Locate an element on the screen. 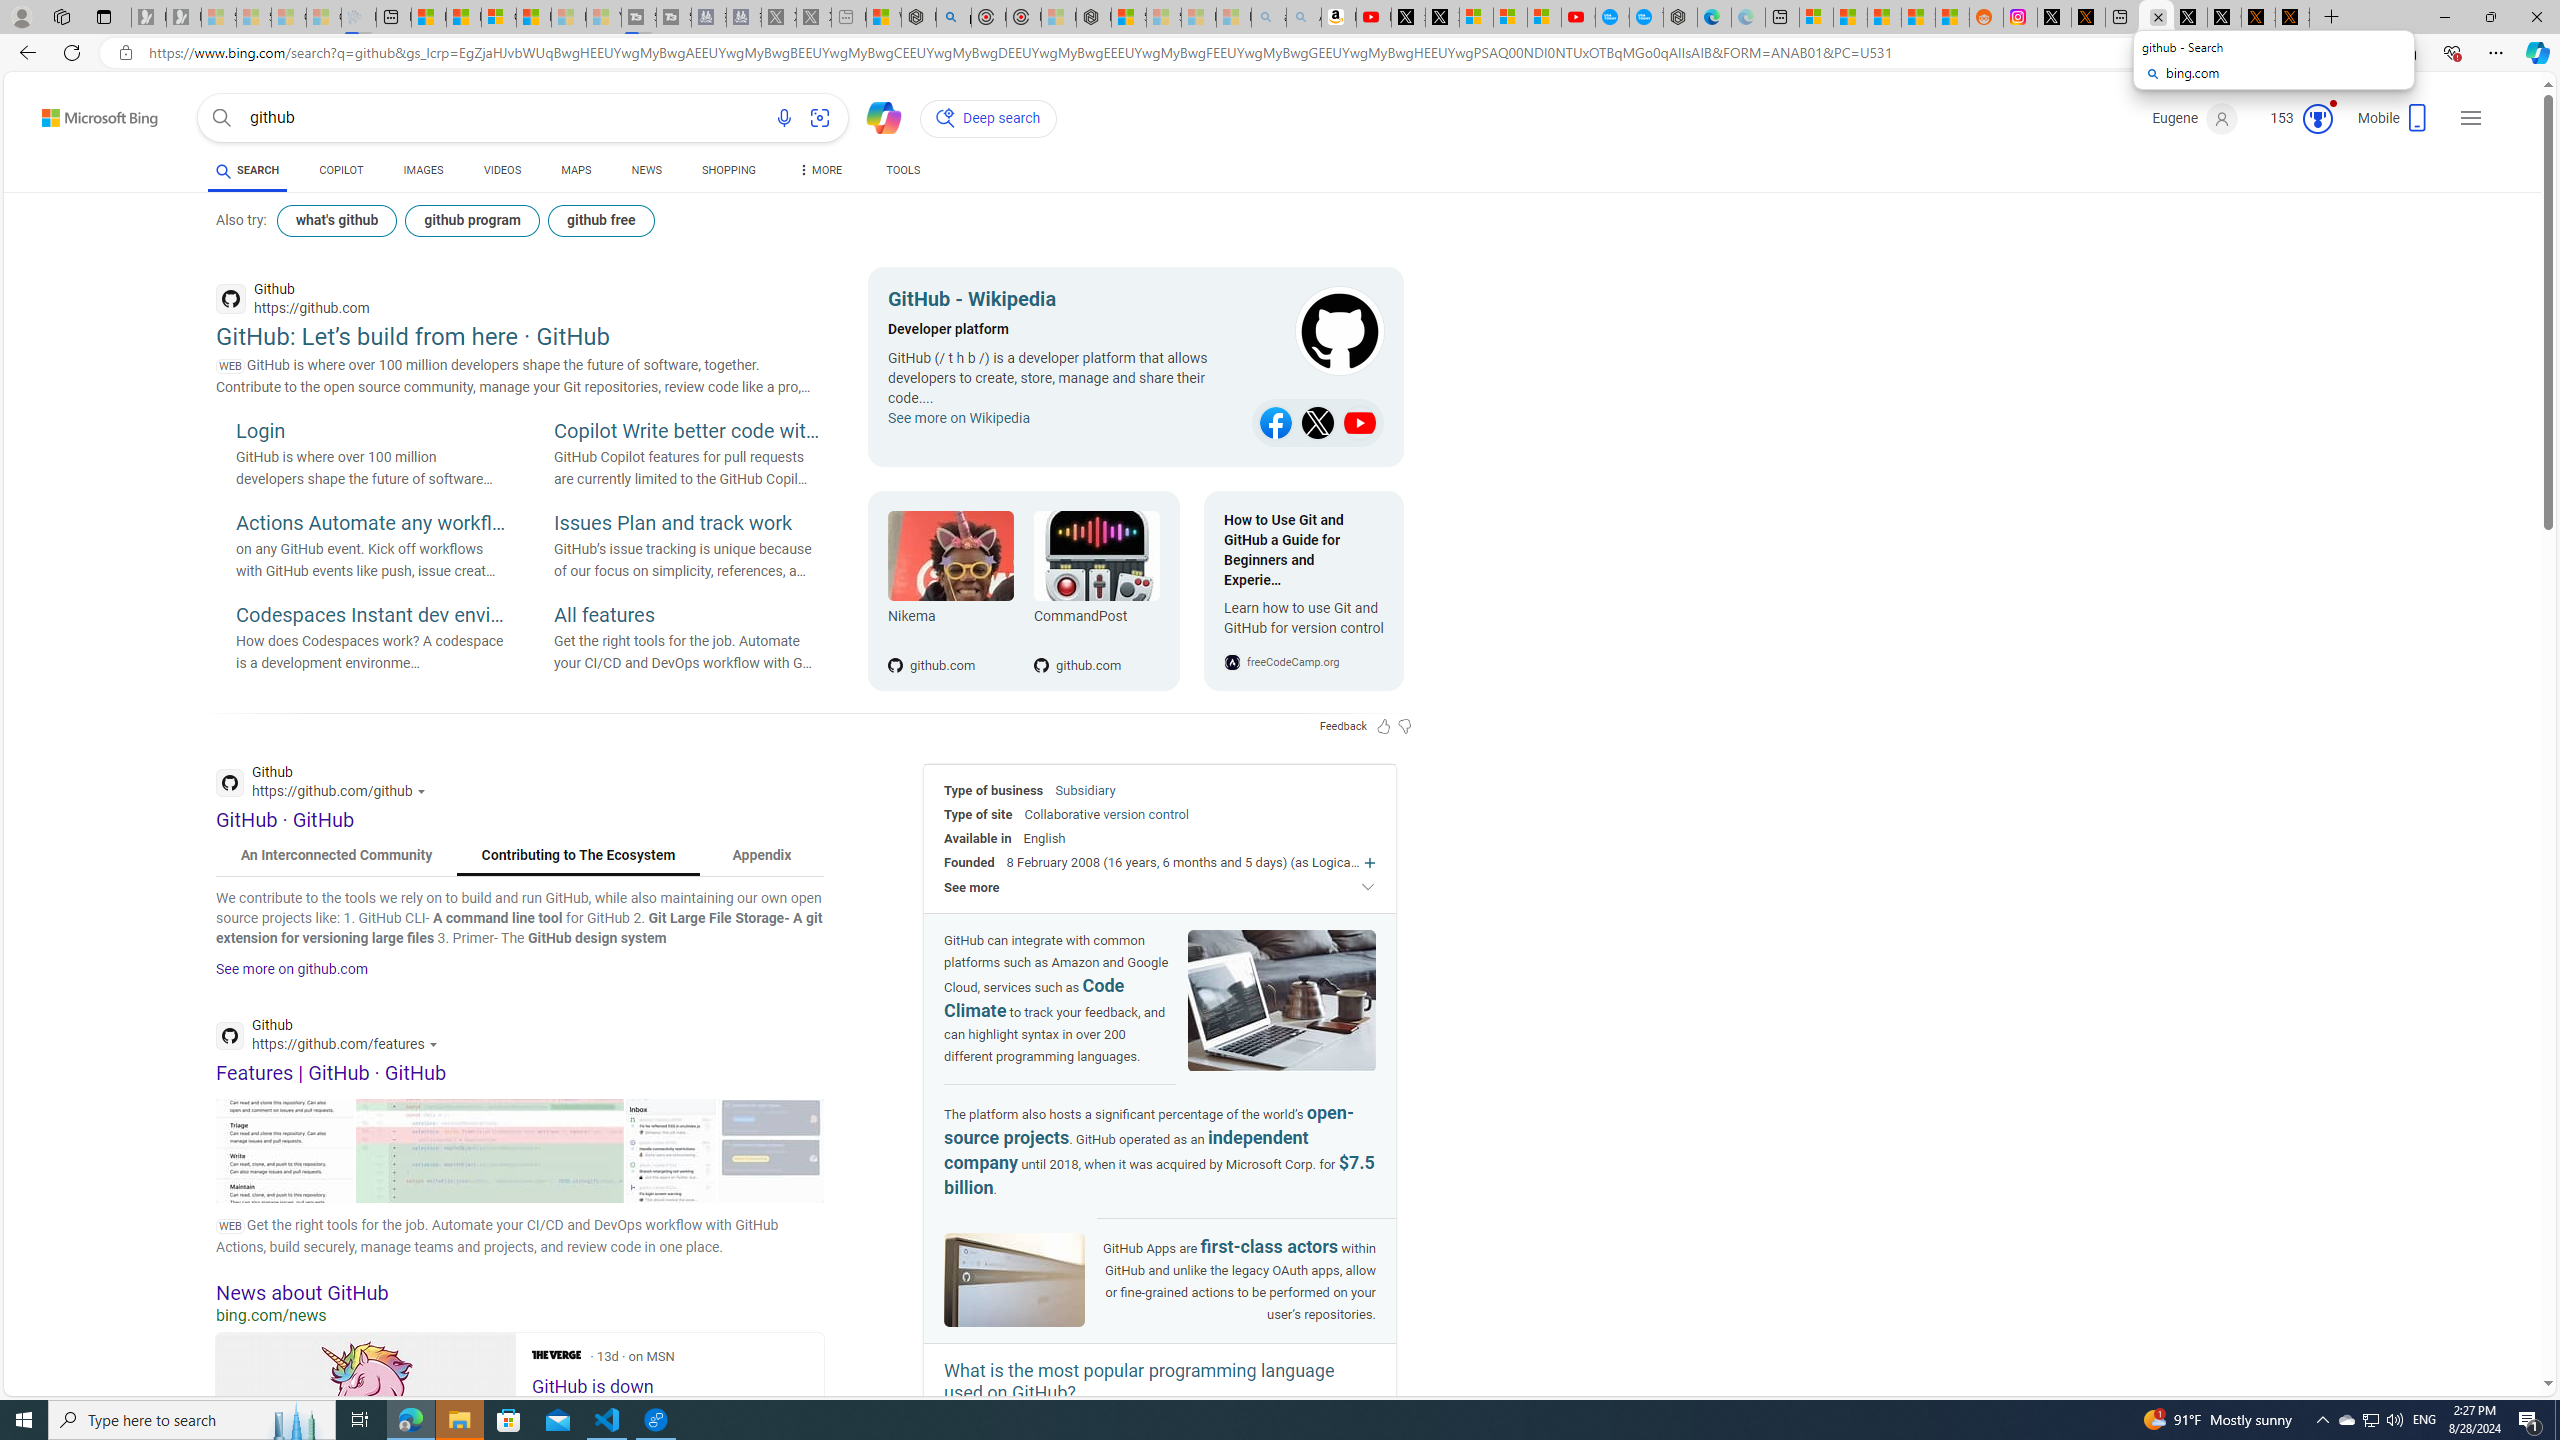 The width and height of the screenshot is (2560, 1440). 'IMAGES' is located at coordinates (423, 169).